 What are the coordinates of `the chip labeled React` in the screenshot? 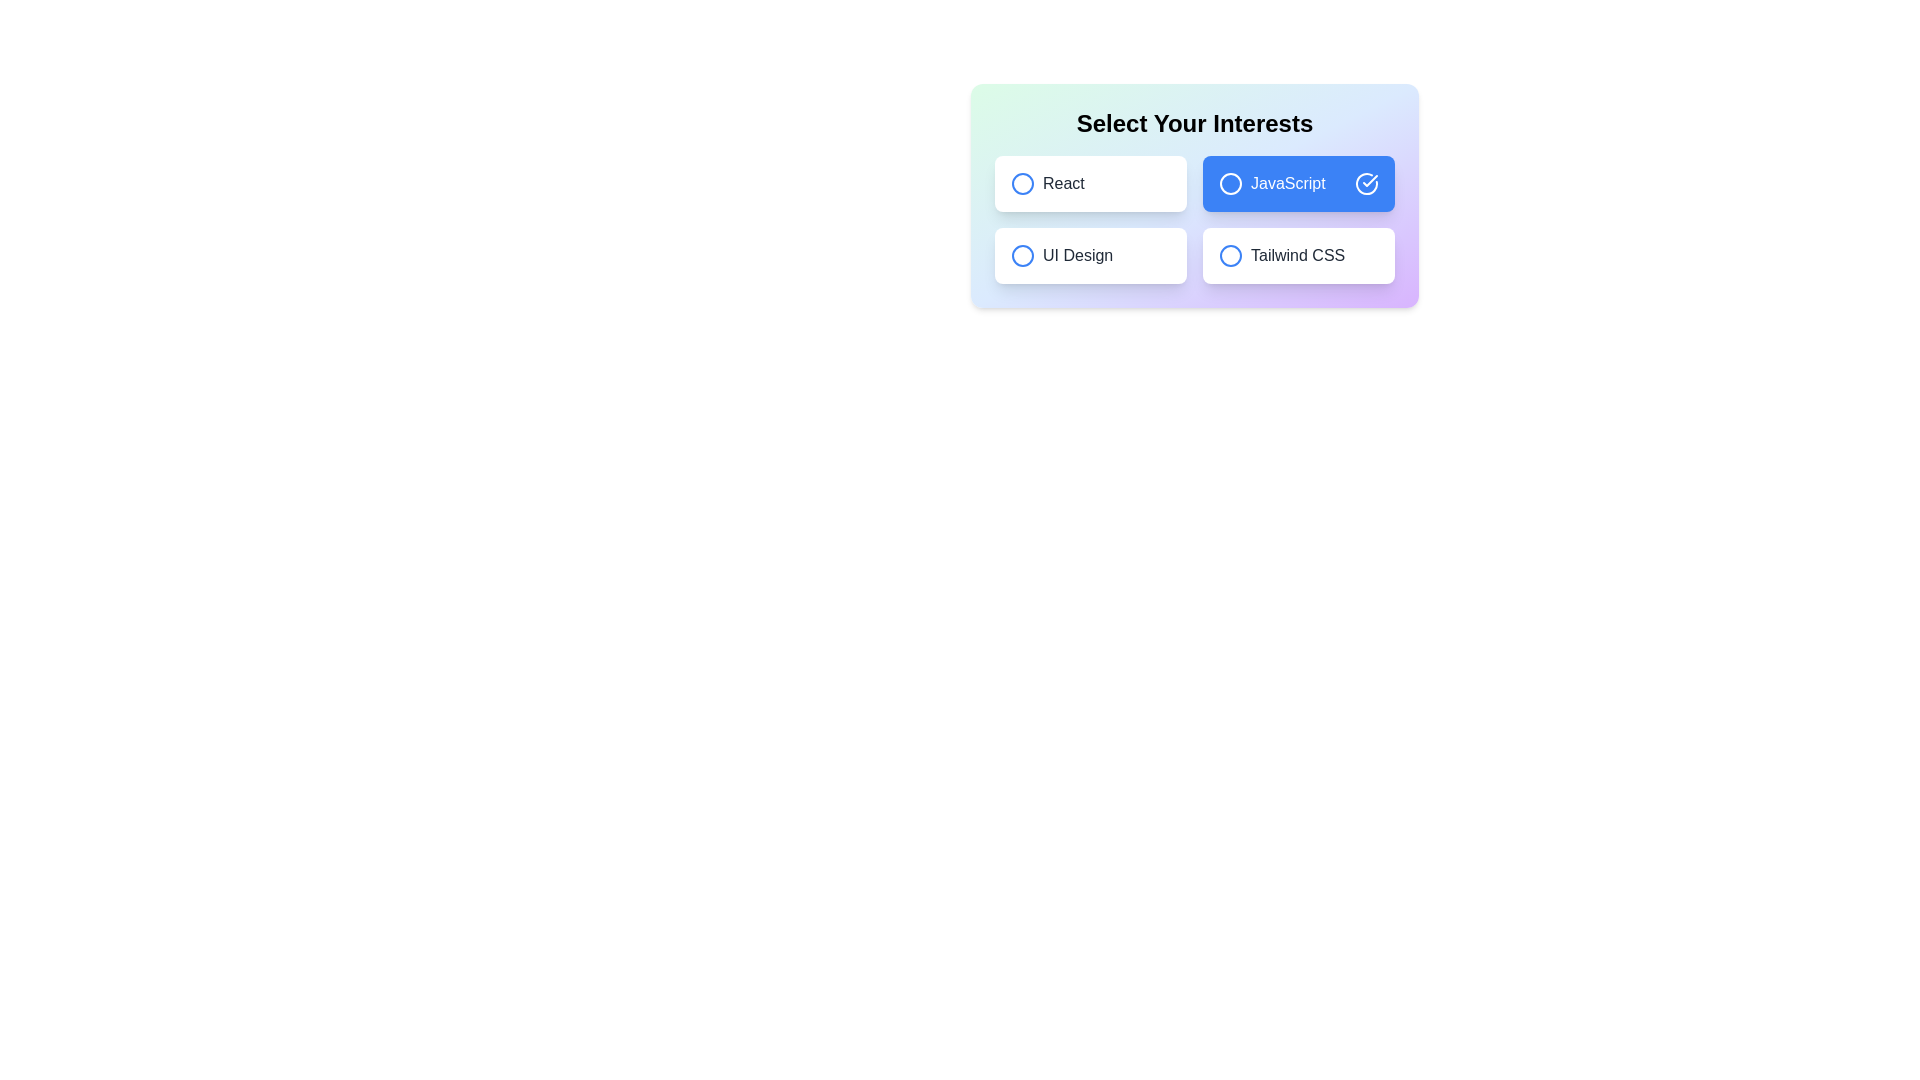 It's located at (1089, 184).